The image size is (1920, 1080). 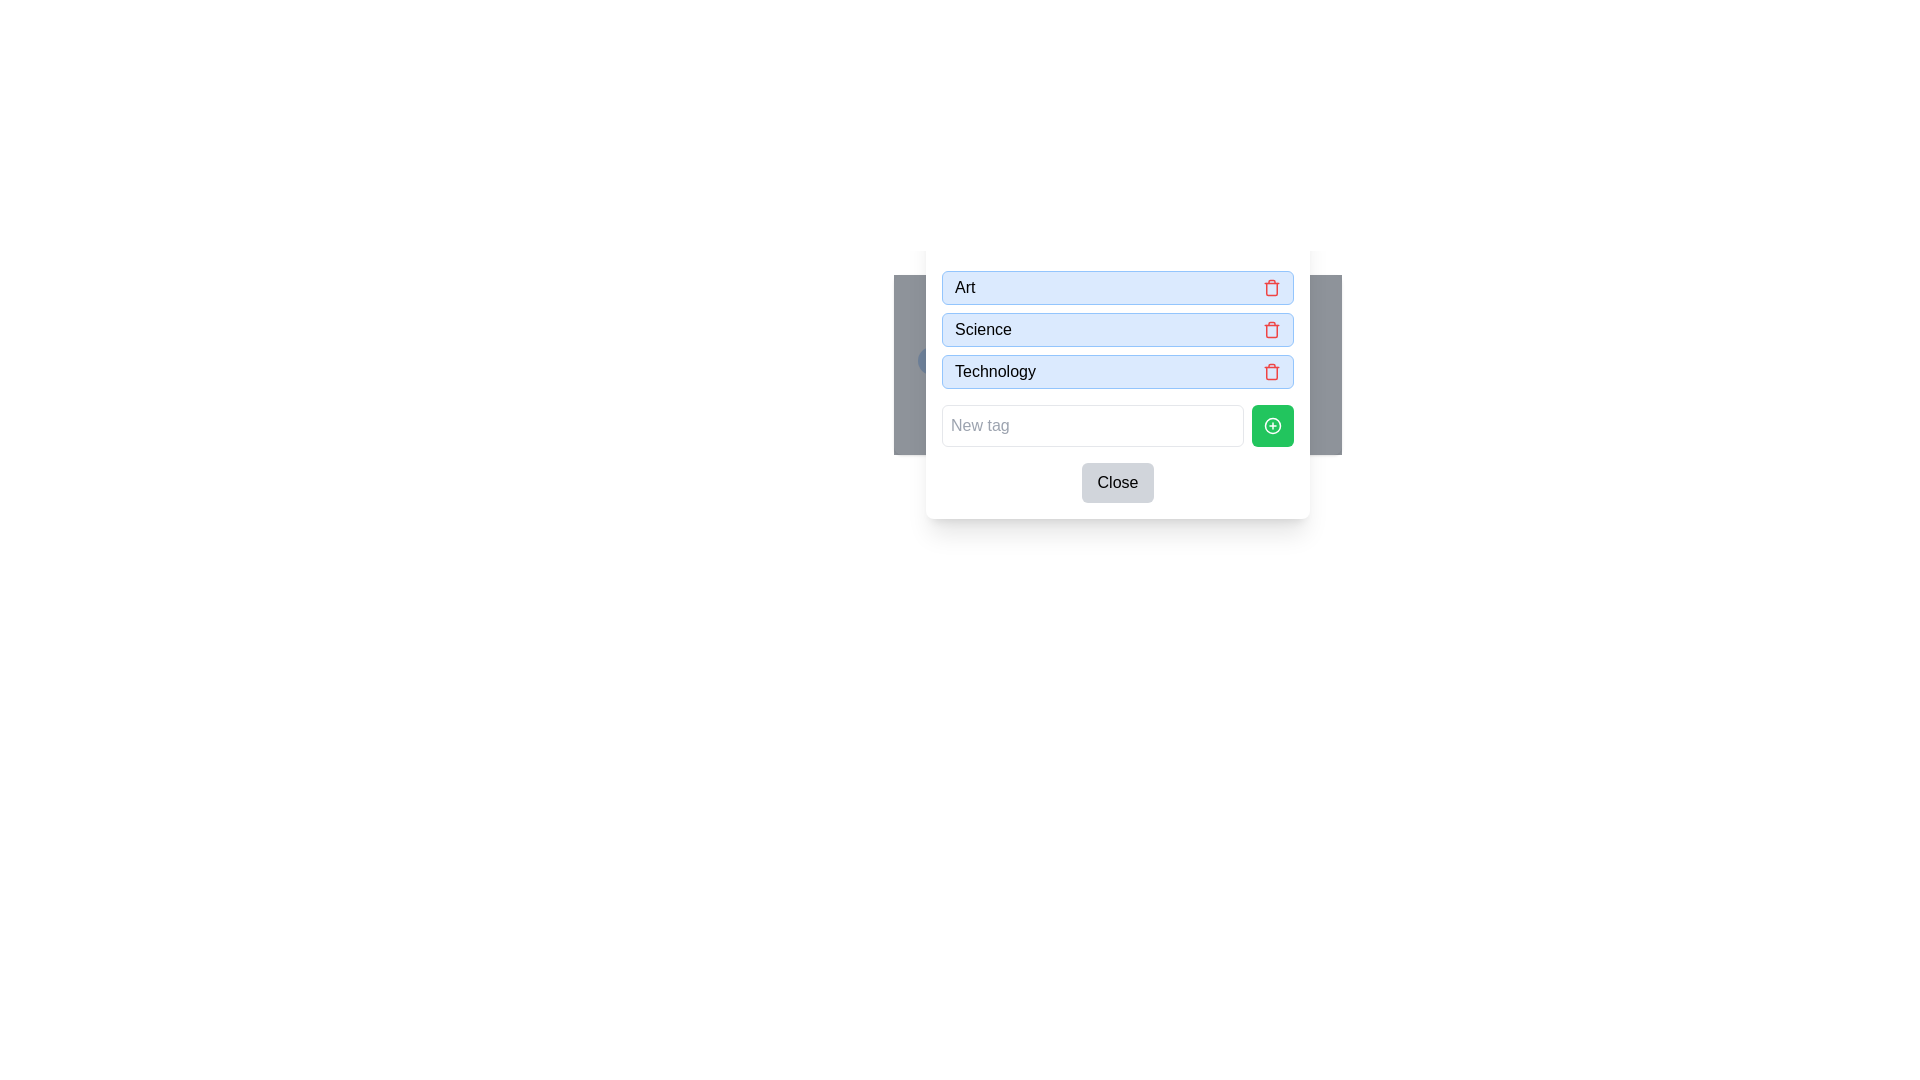 I want to click on the rounded rectangular button with a vibrant green background and a white border that contains a 'plus' symbol icon, so click(x=1271, y=424).